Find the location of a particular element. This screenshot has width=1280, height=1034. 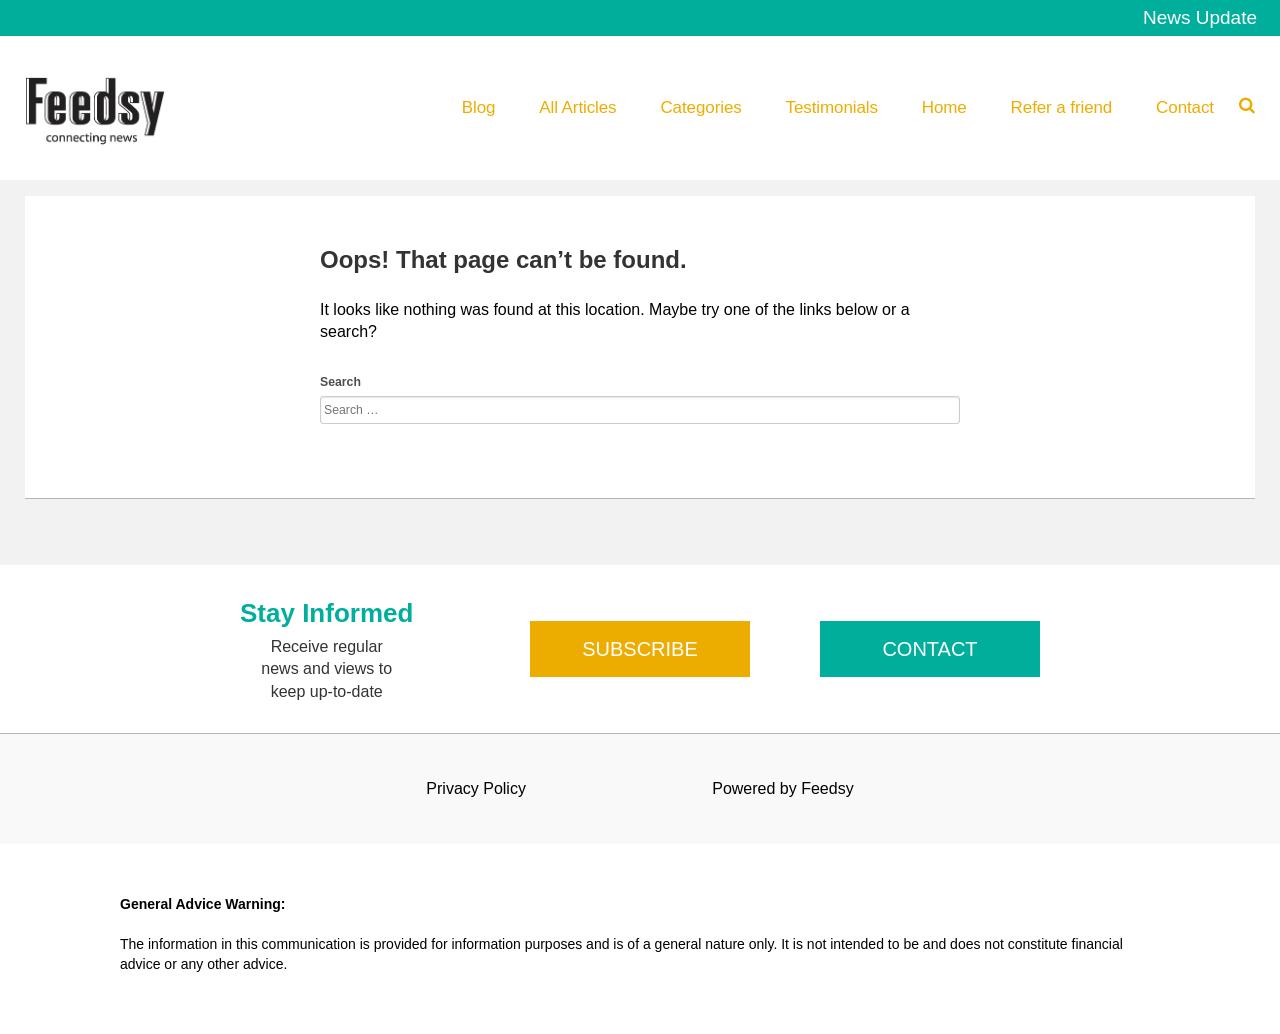

'Stay Informed' is located at coordinates (240, 612).